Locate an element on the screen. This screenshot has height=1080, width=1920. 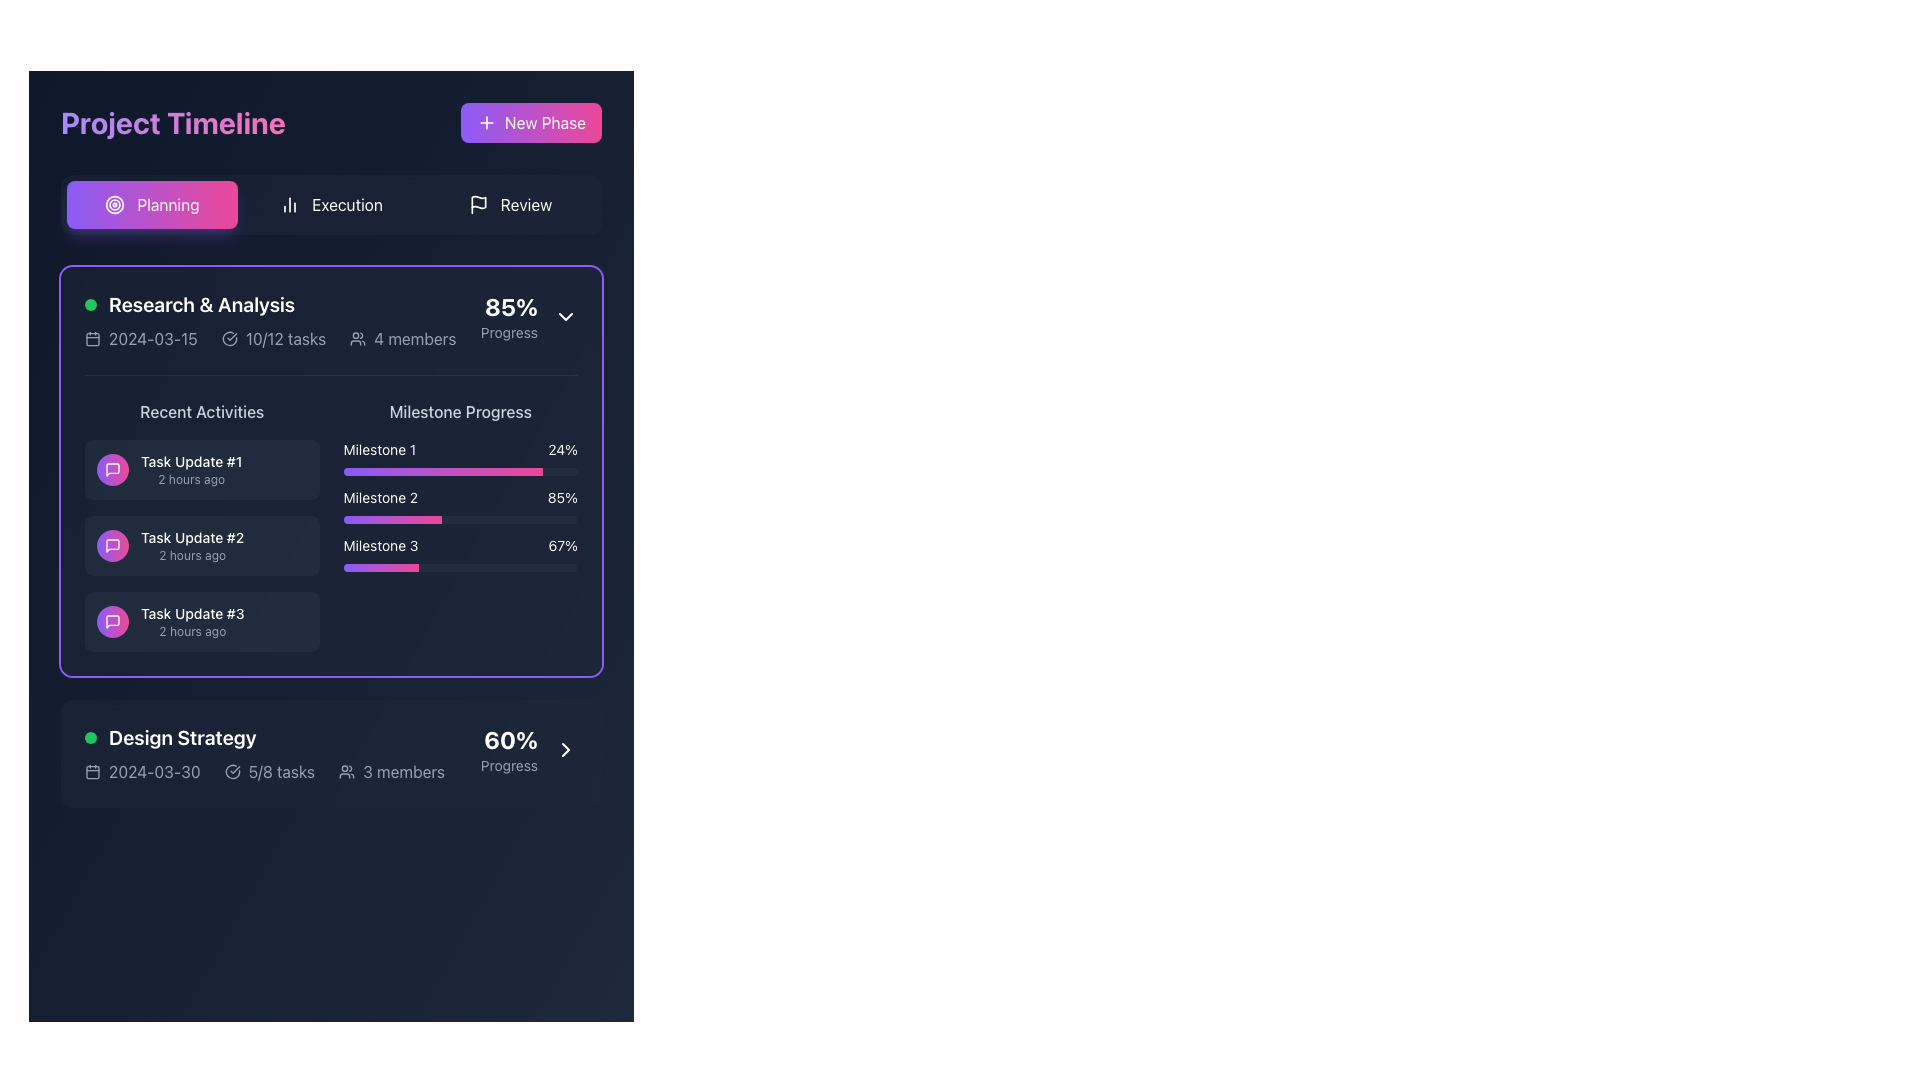
the Status Indicator located to the left of the 'Design Strategy' text, which visually denotes the current state of the Design Strategy item is located at coordinates (90, 737).